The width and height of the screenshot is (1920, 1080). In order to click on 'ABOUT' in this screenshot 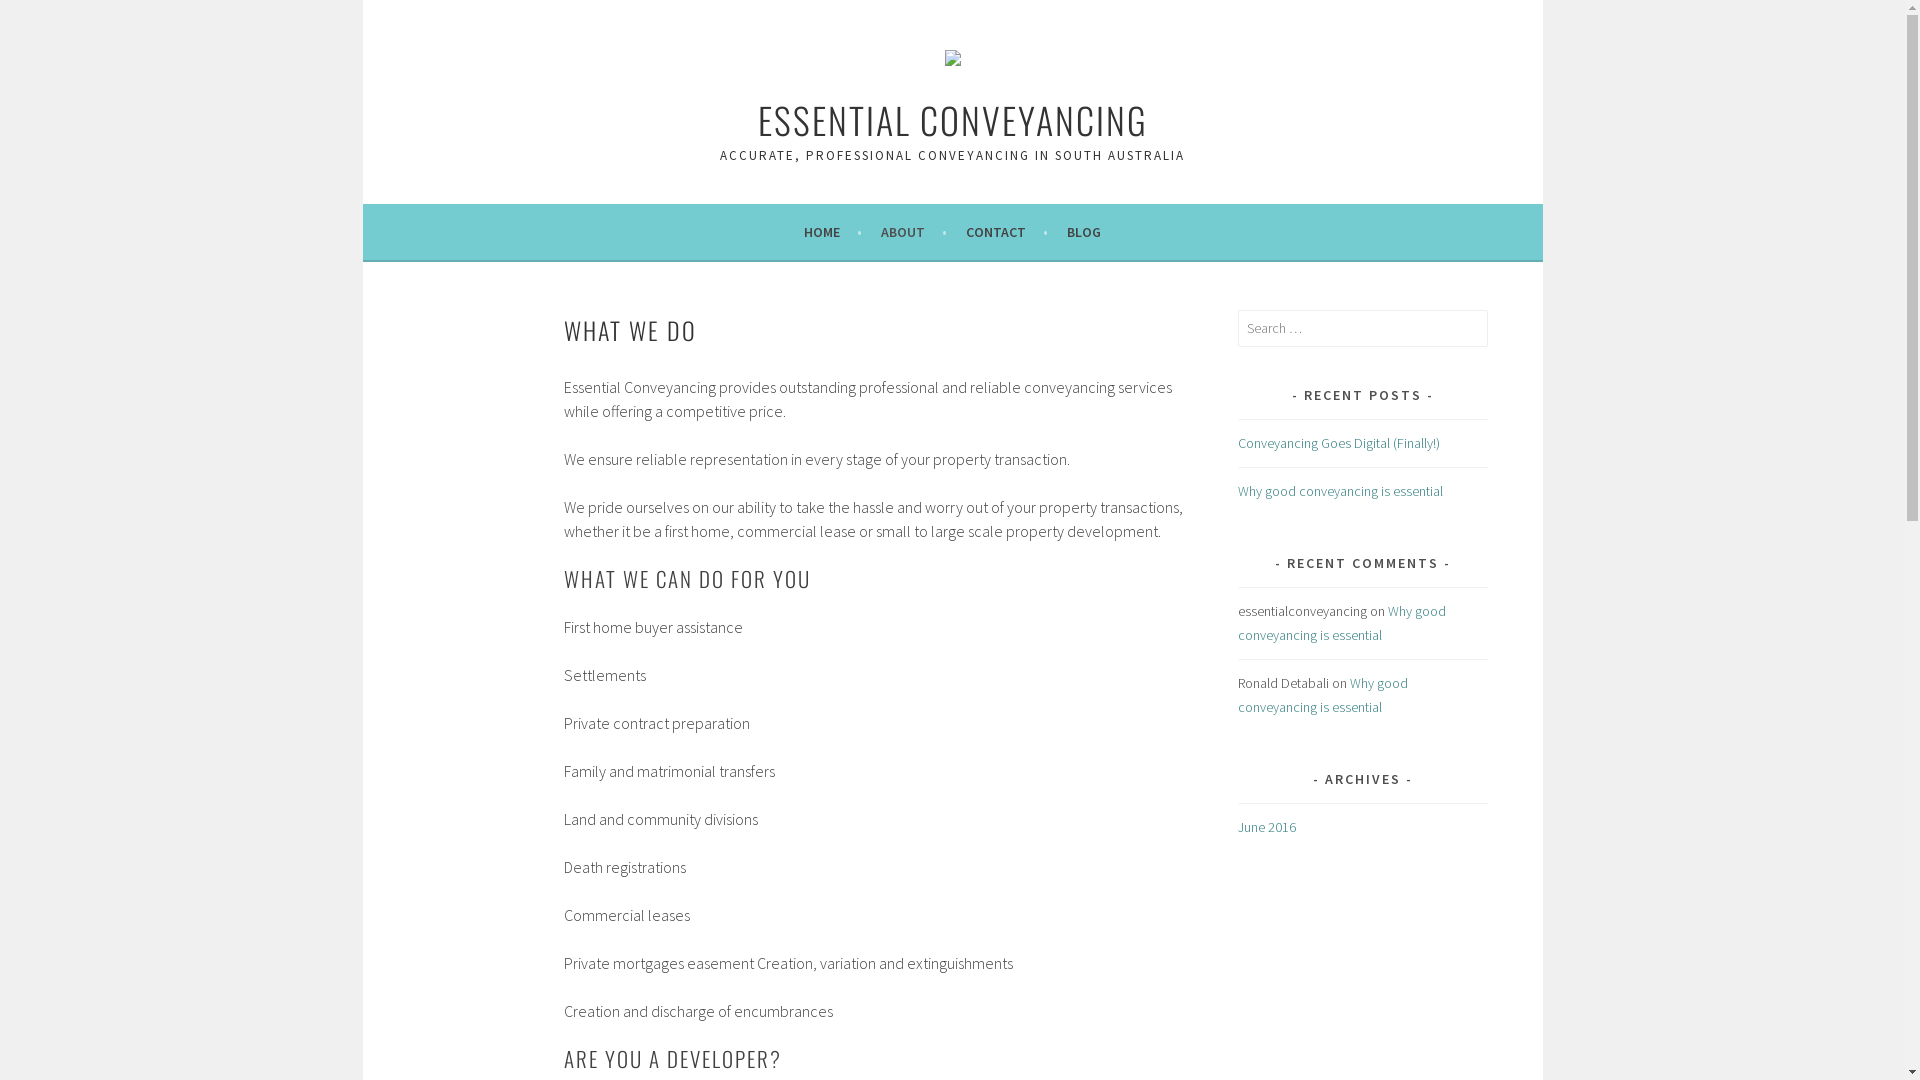, I will do `click(912, 230)`.